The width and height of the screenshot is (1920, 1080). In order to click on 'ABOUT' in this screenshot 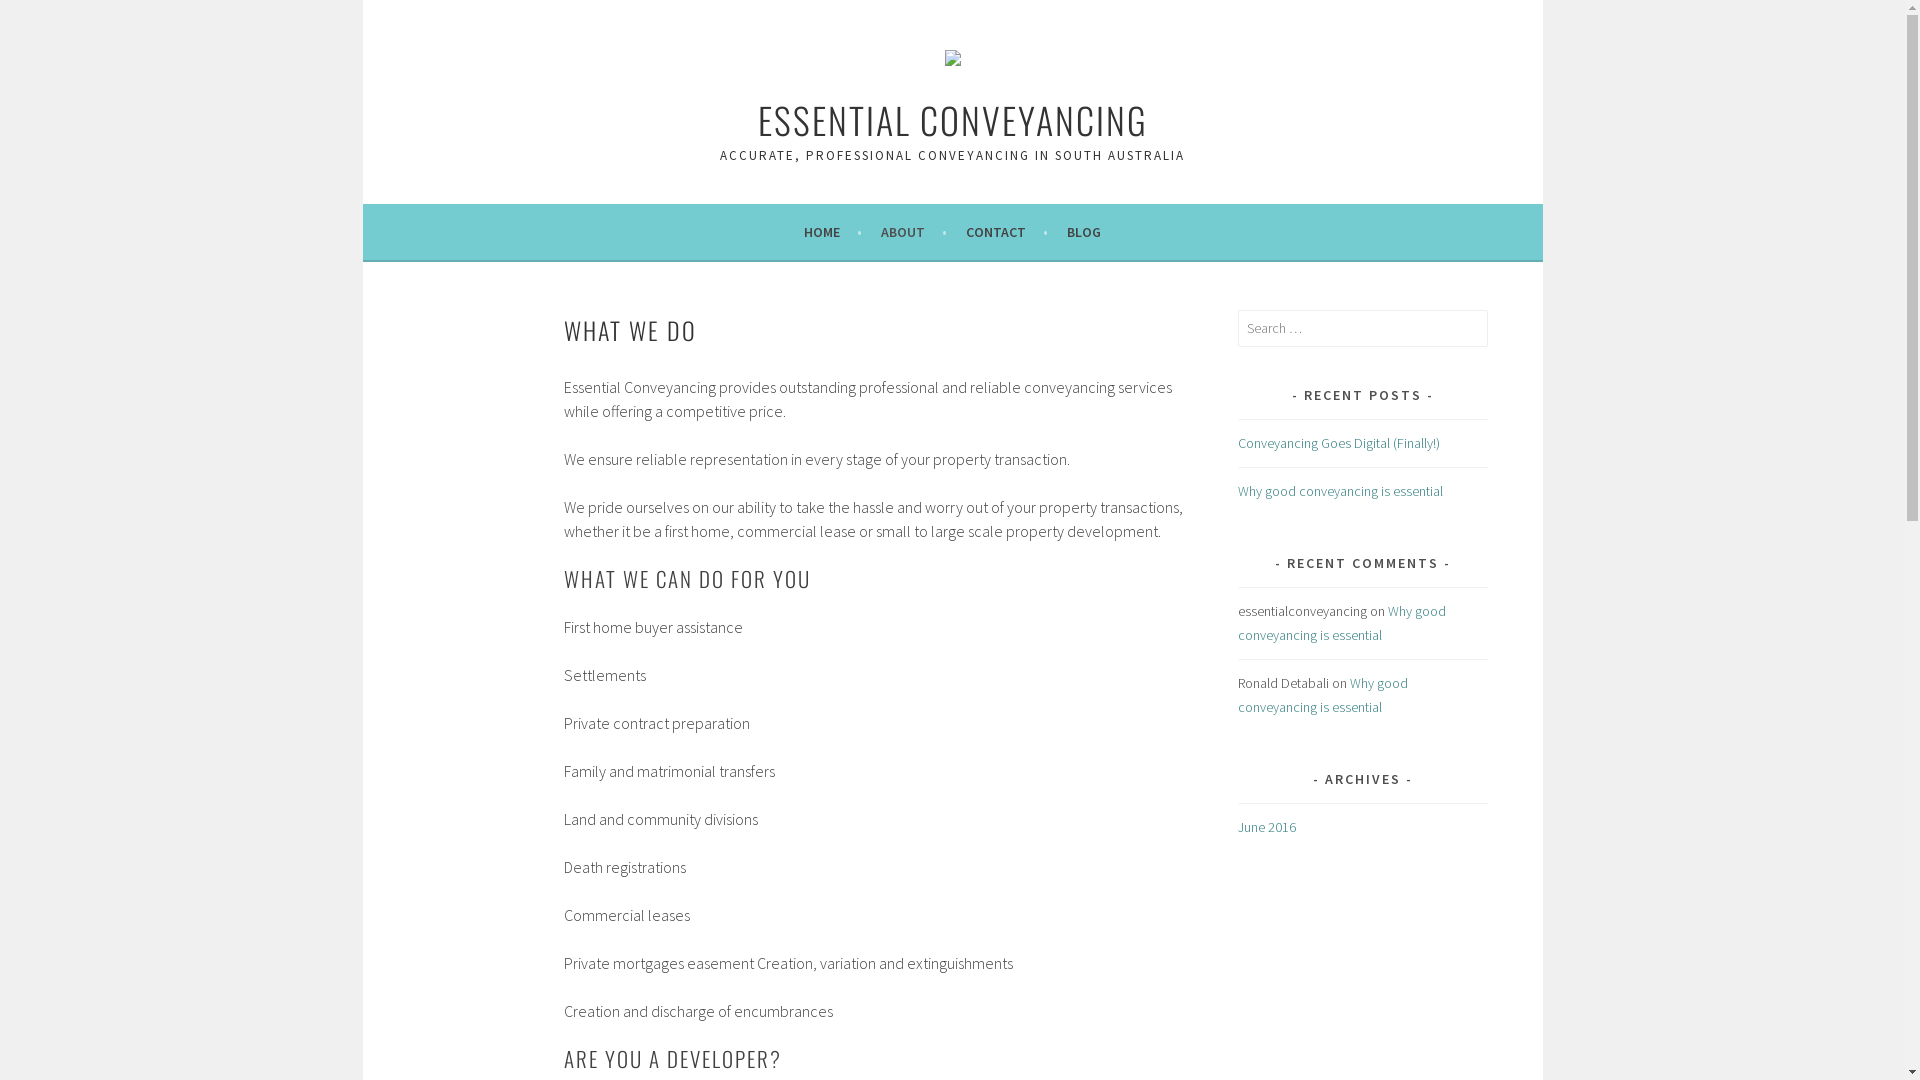, I will do `click(912, 230)`.